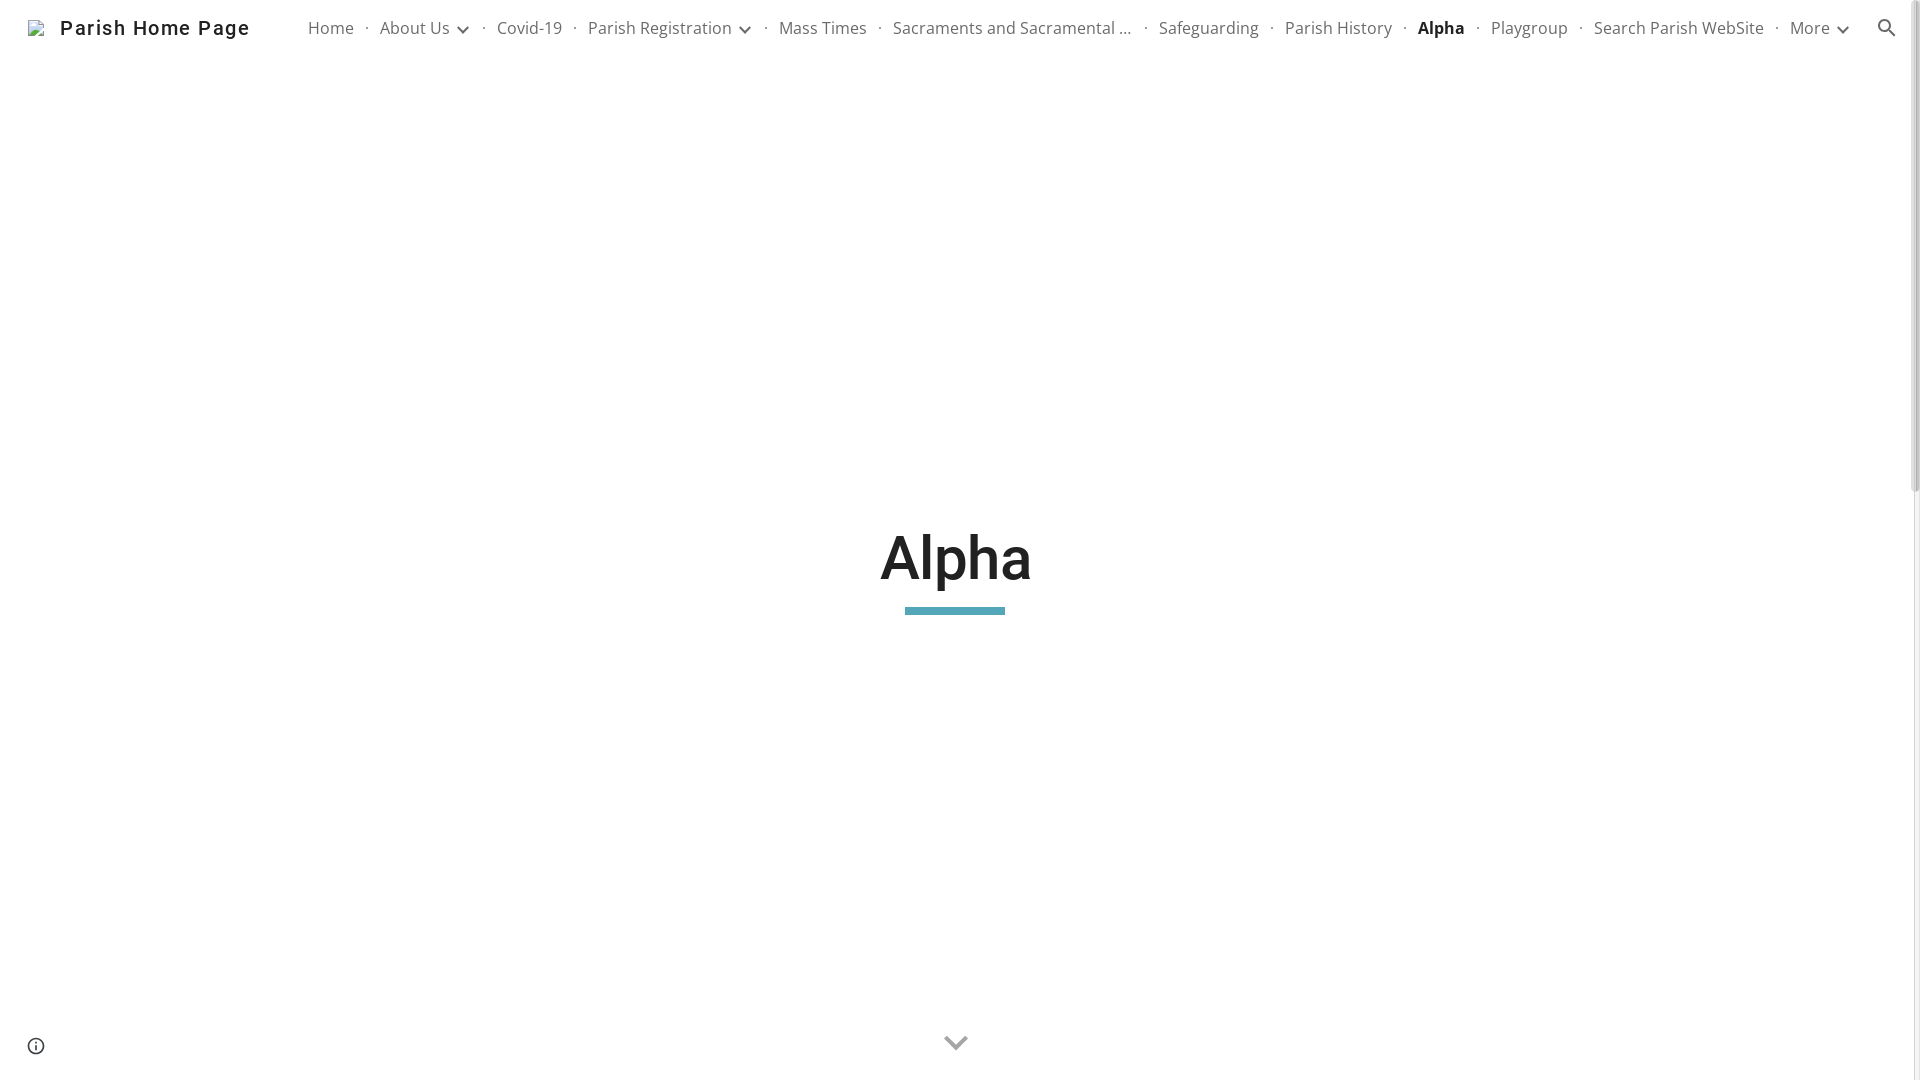 This screenshot has width=1920, height=1080. I want to click on 'Sacraments and Sacramental Program', so click(1012, 27).